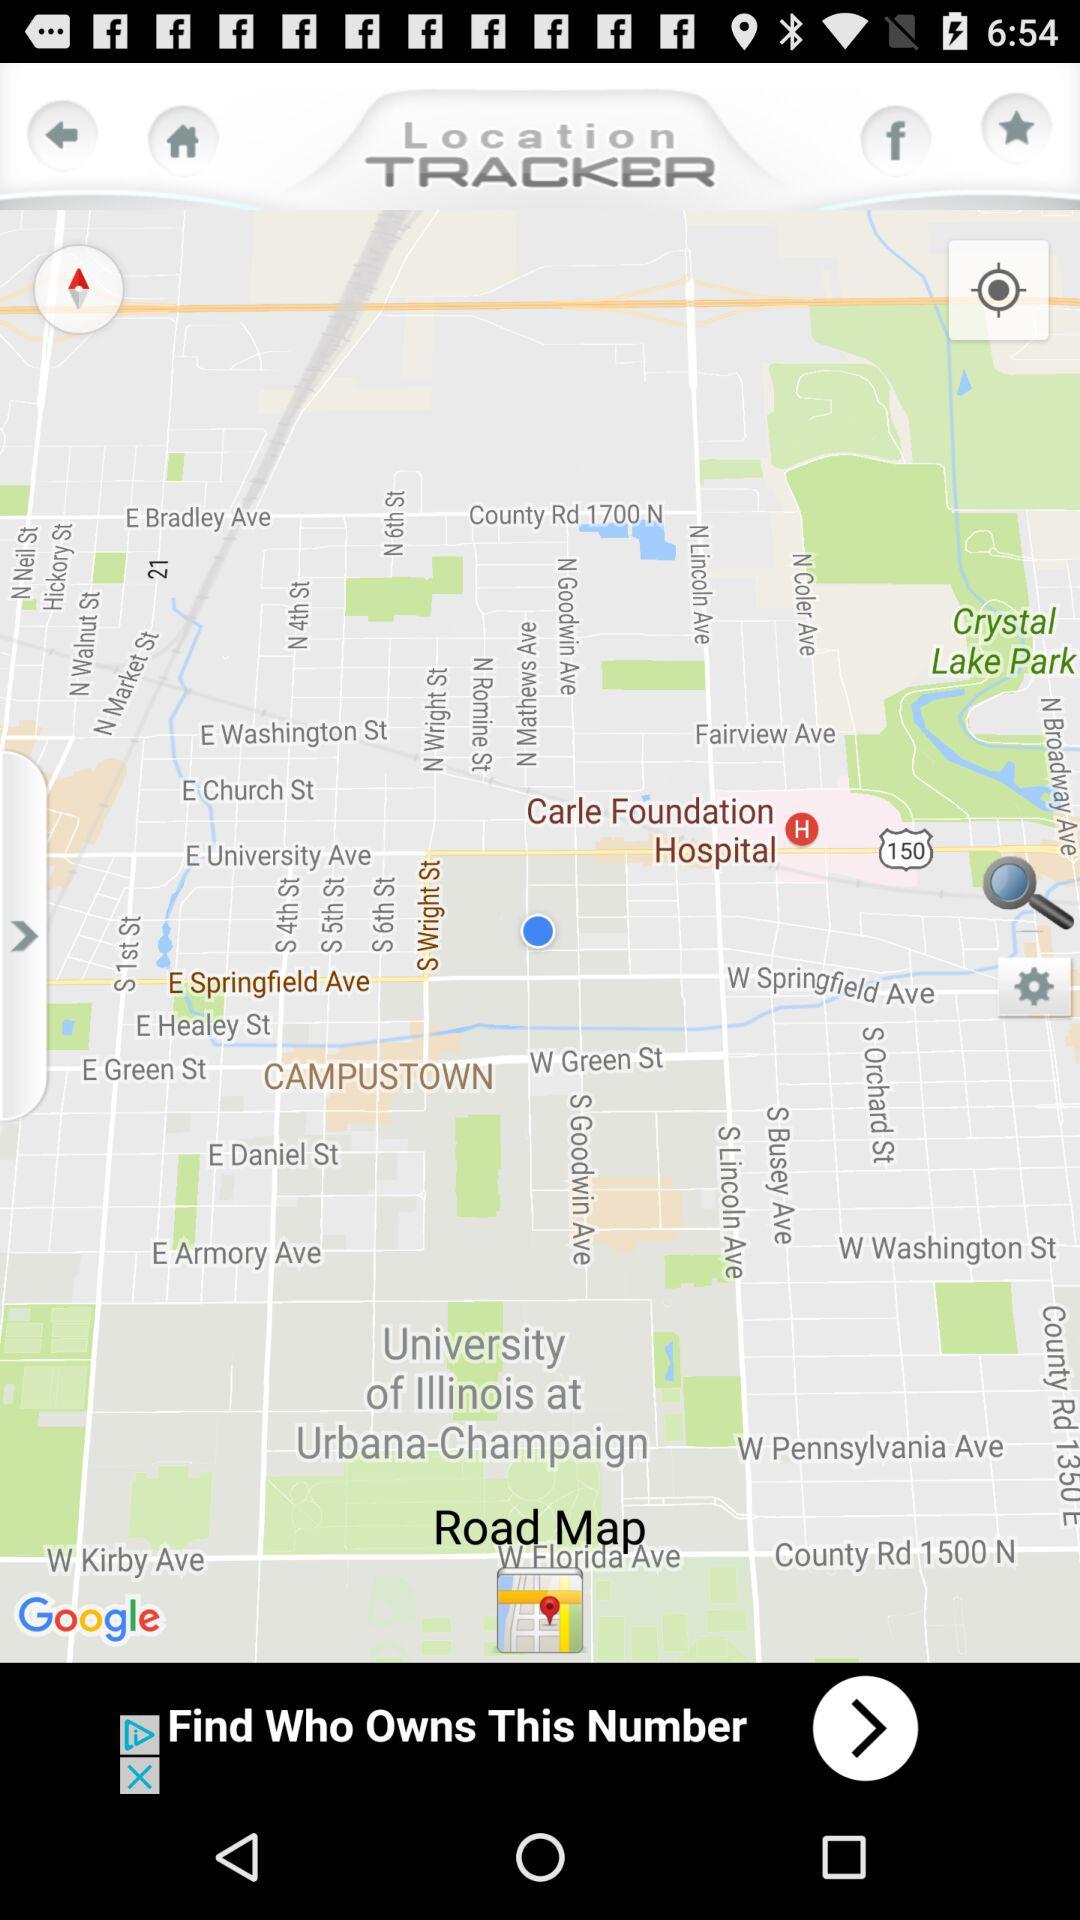 The width and height of the screenshot is (1080, 1920). Describe the element at coordinates (895, 150) in the screenshot. I see `the facebook icon` at that location.